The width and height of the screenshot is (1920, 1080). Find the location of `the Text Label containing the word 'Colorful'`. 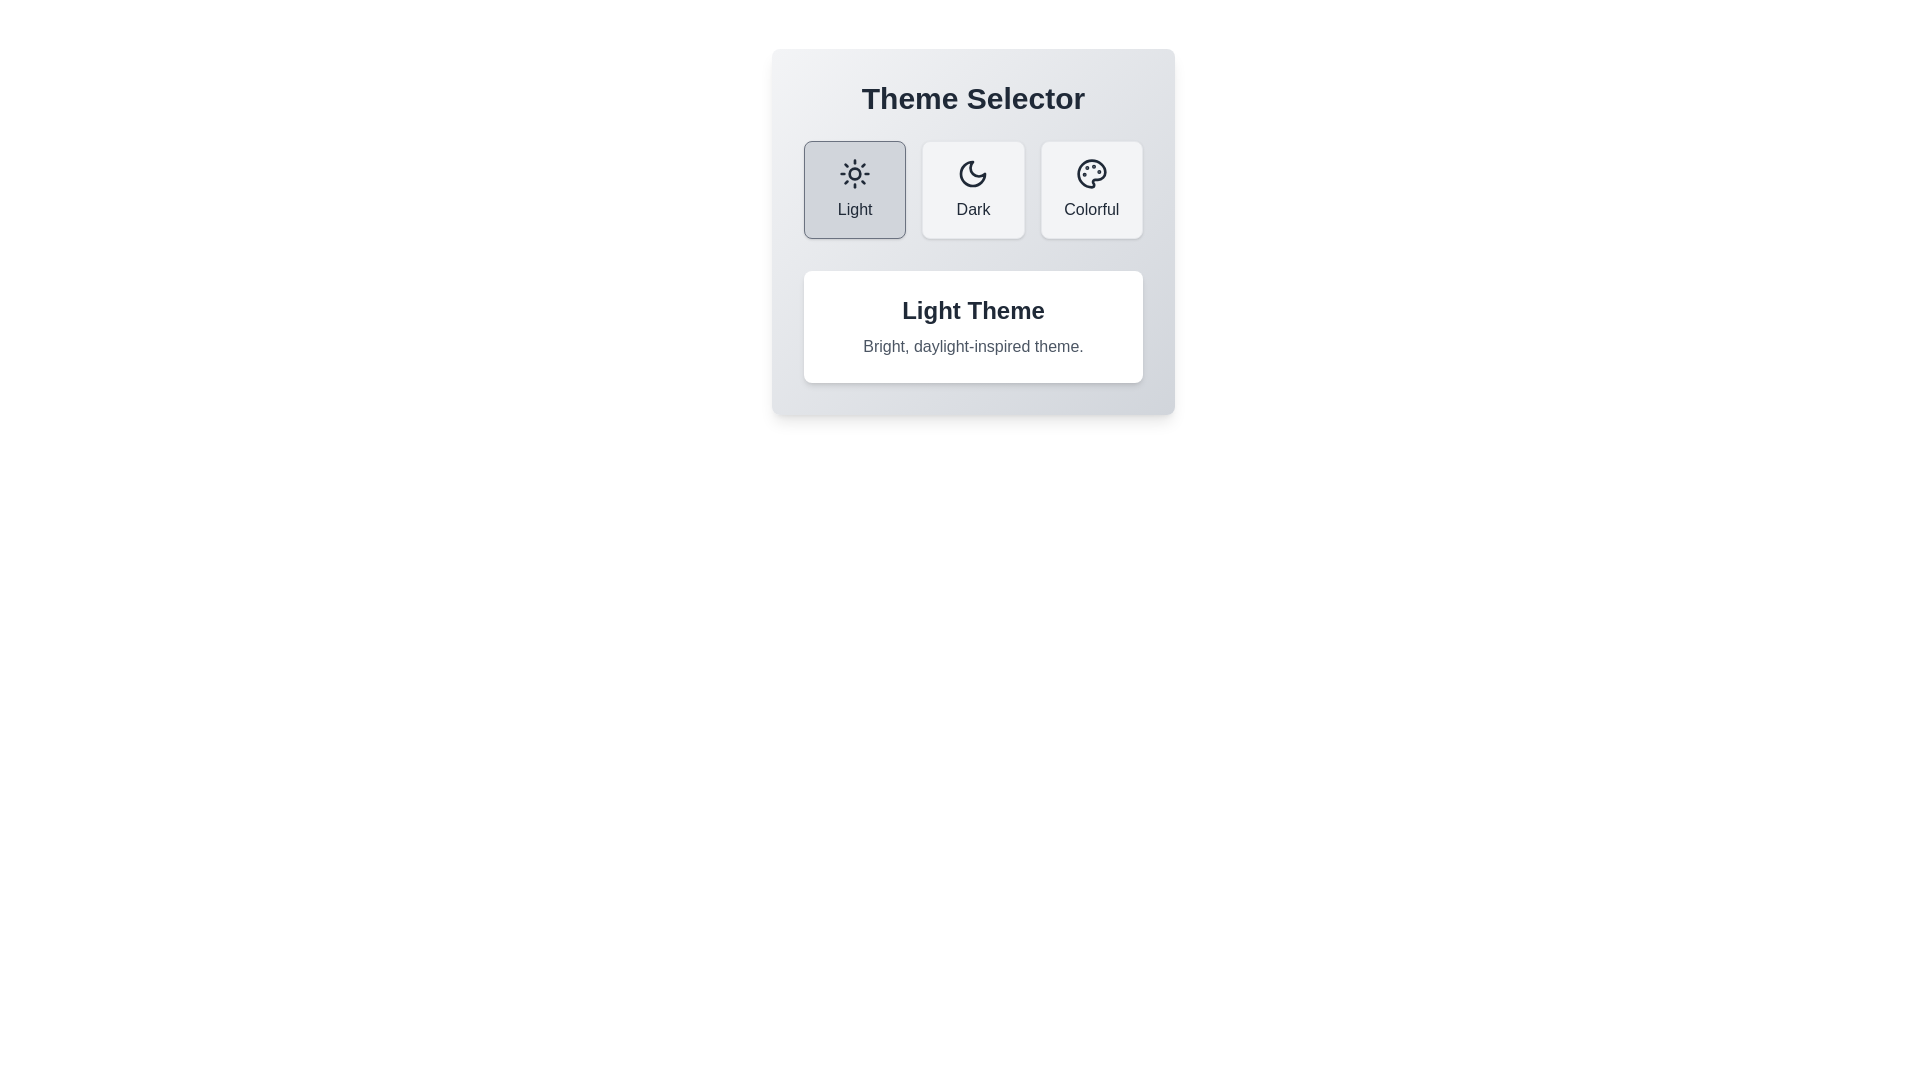

the Text Label containing the word 'Colorful' is located at coordinates (1090, 209).